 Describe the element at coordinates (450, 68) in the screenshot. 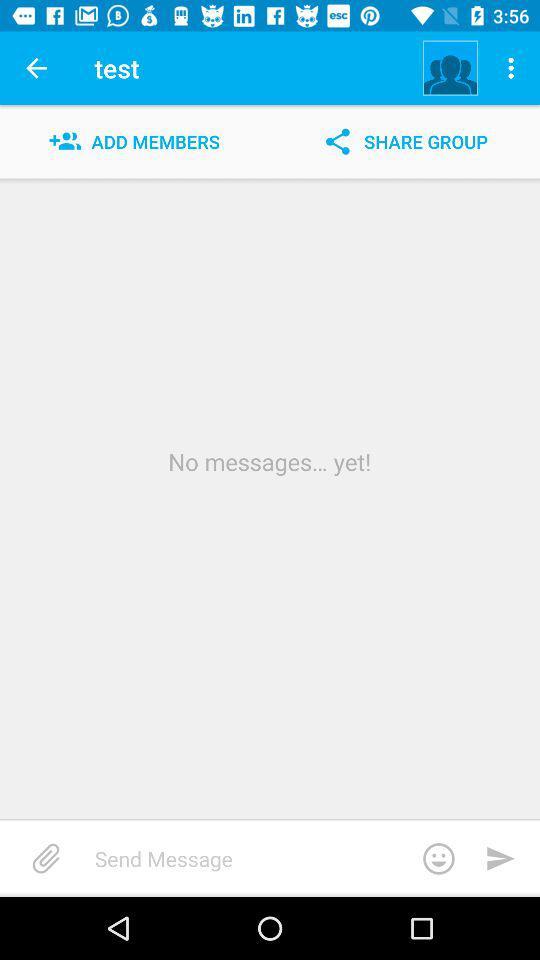

I see `the item above the share group` at that location.